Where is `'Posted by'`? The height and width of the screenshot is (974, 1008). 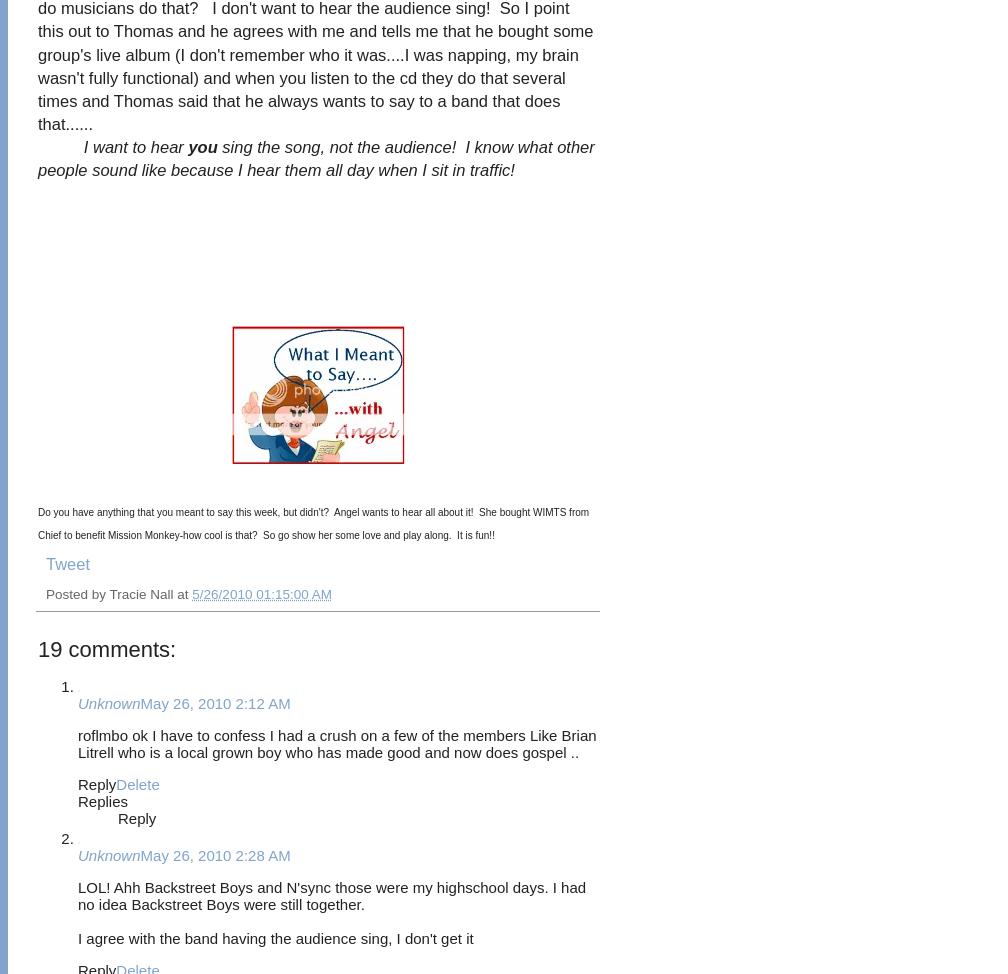 'Posted by' is located at coordinates (77, 593).